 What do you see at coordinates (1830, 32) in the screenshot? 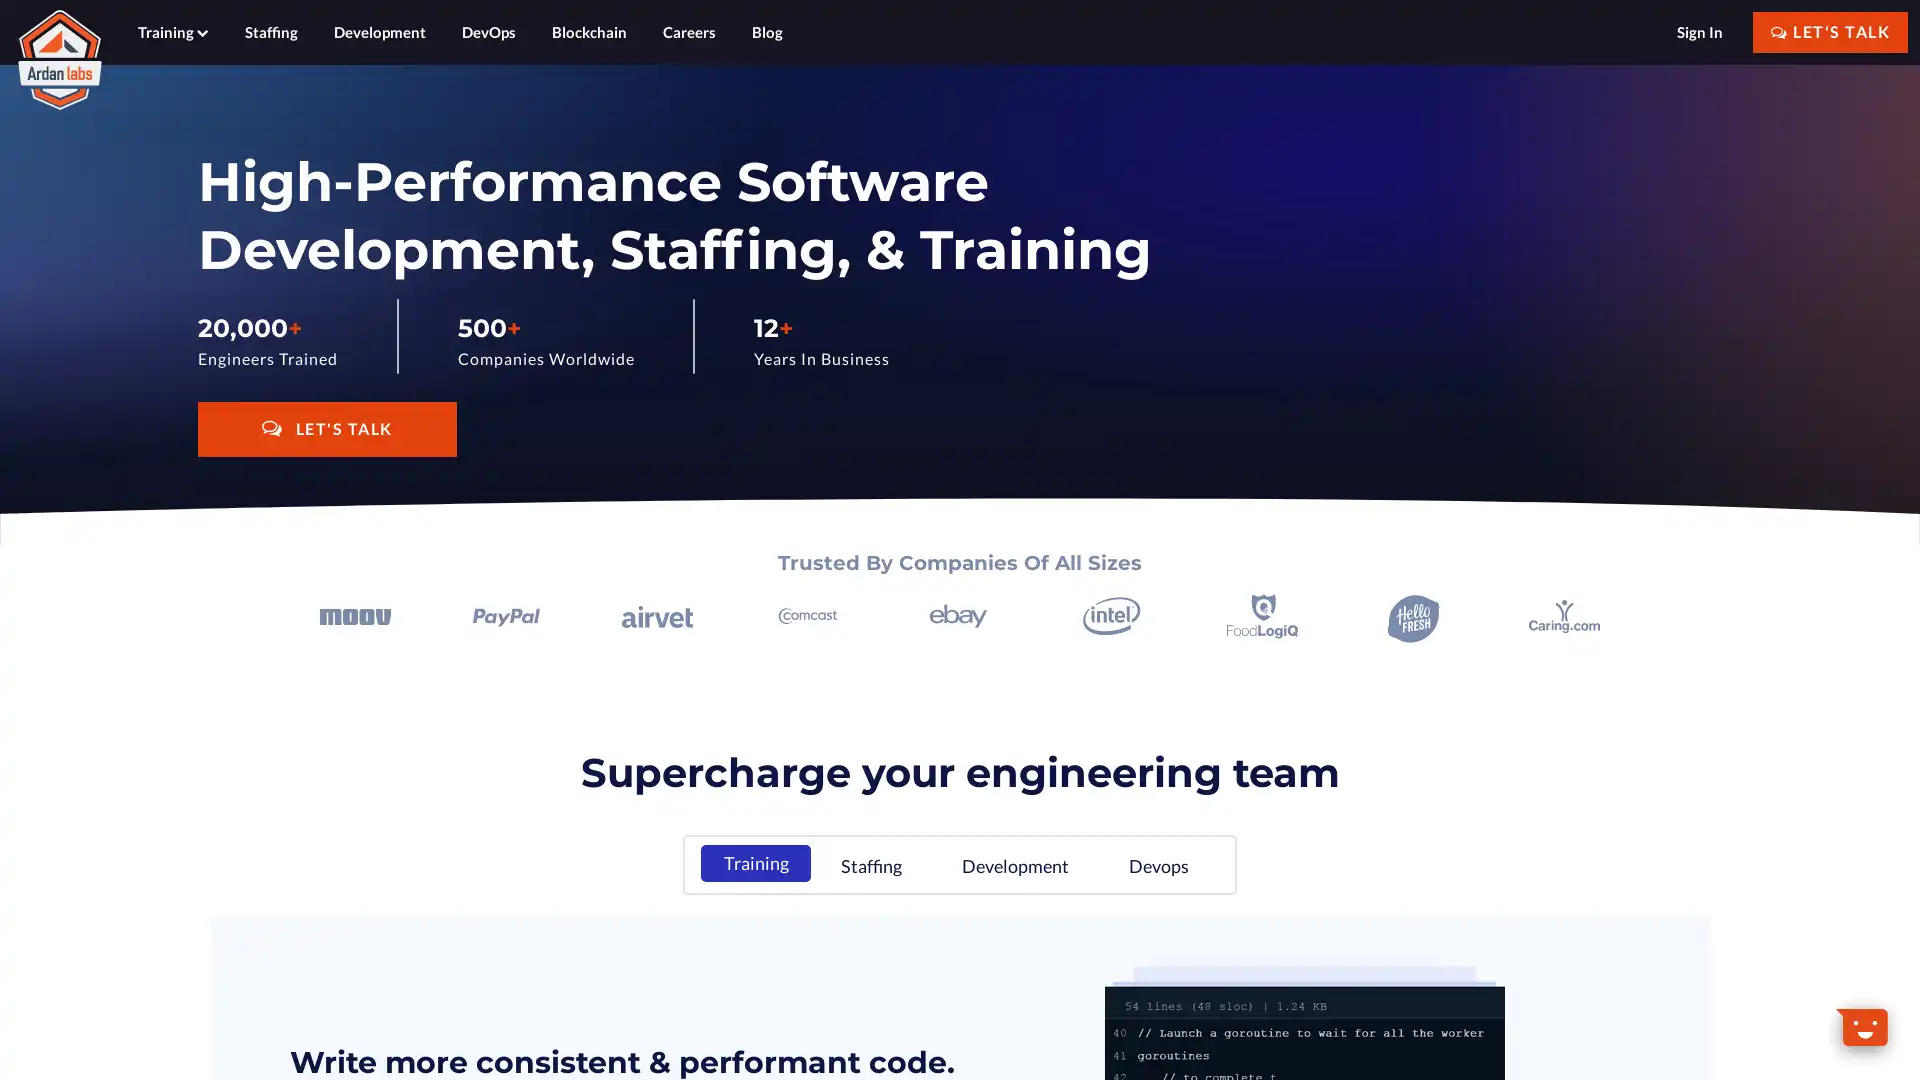
I see `LET'S TALK` at bounding box center [1830, 32].